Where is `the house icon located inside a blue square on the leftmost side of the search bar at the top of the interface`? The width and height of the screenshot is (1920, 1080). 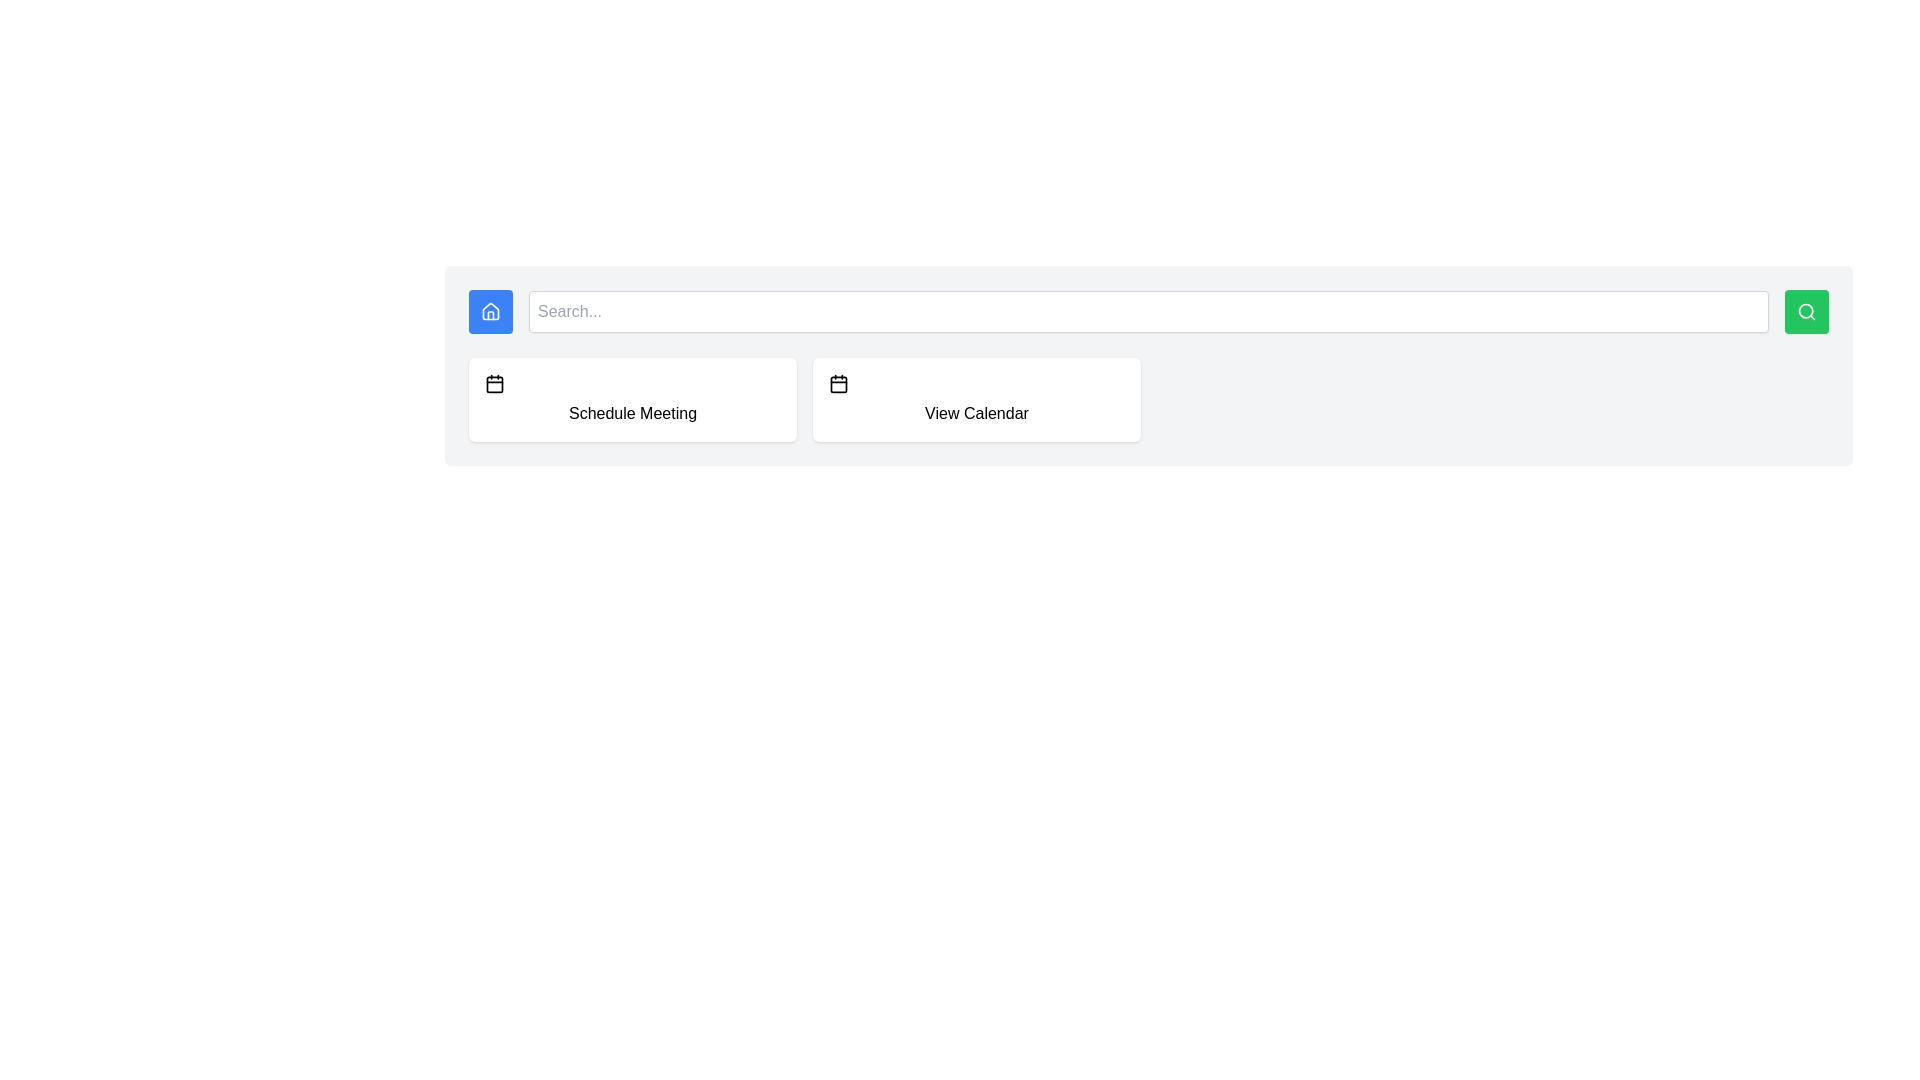
the house icon located inside a blue square on the leftmost side of the search bar at the top of the interface is located at coordinates (490, 311).